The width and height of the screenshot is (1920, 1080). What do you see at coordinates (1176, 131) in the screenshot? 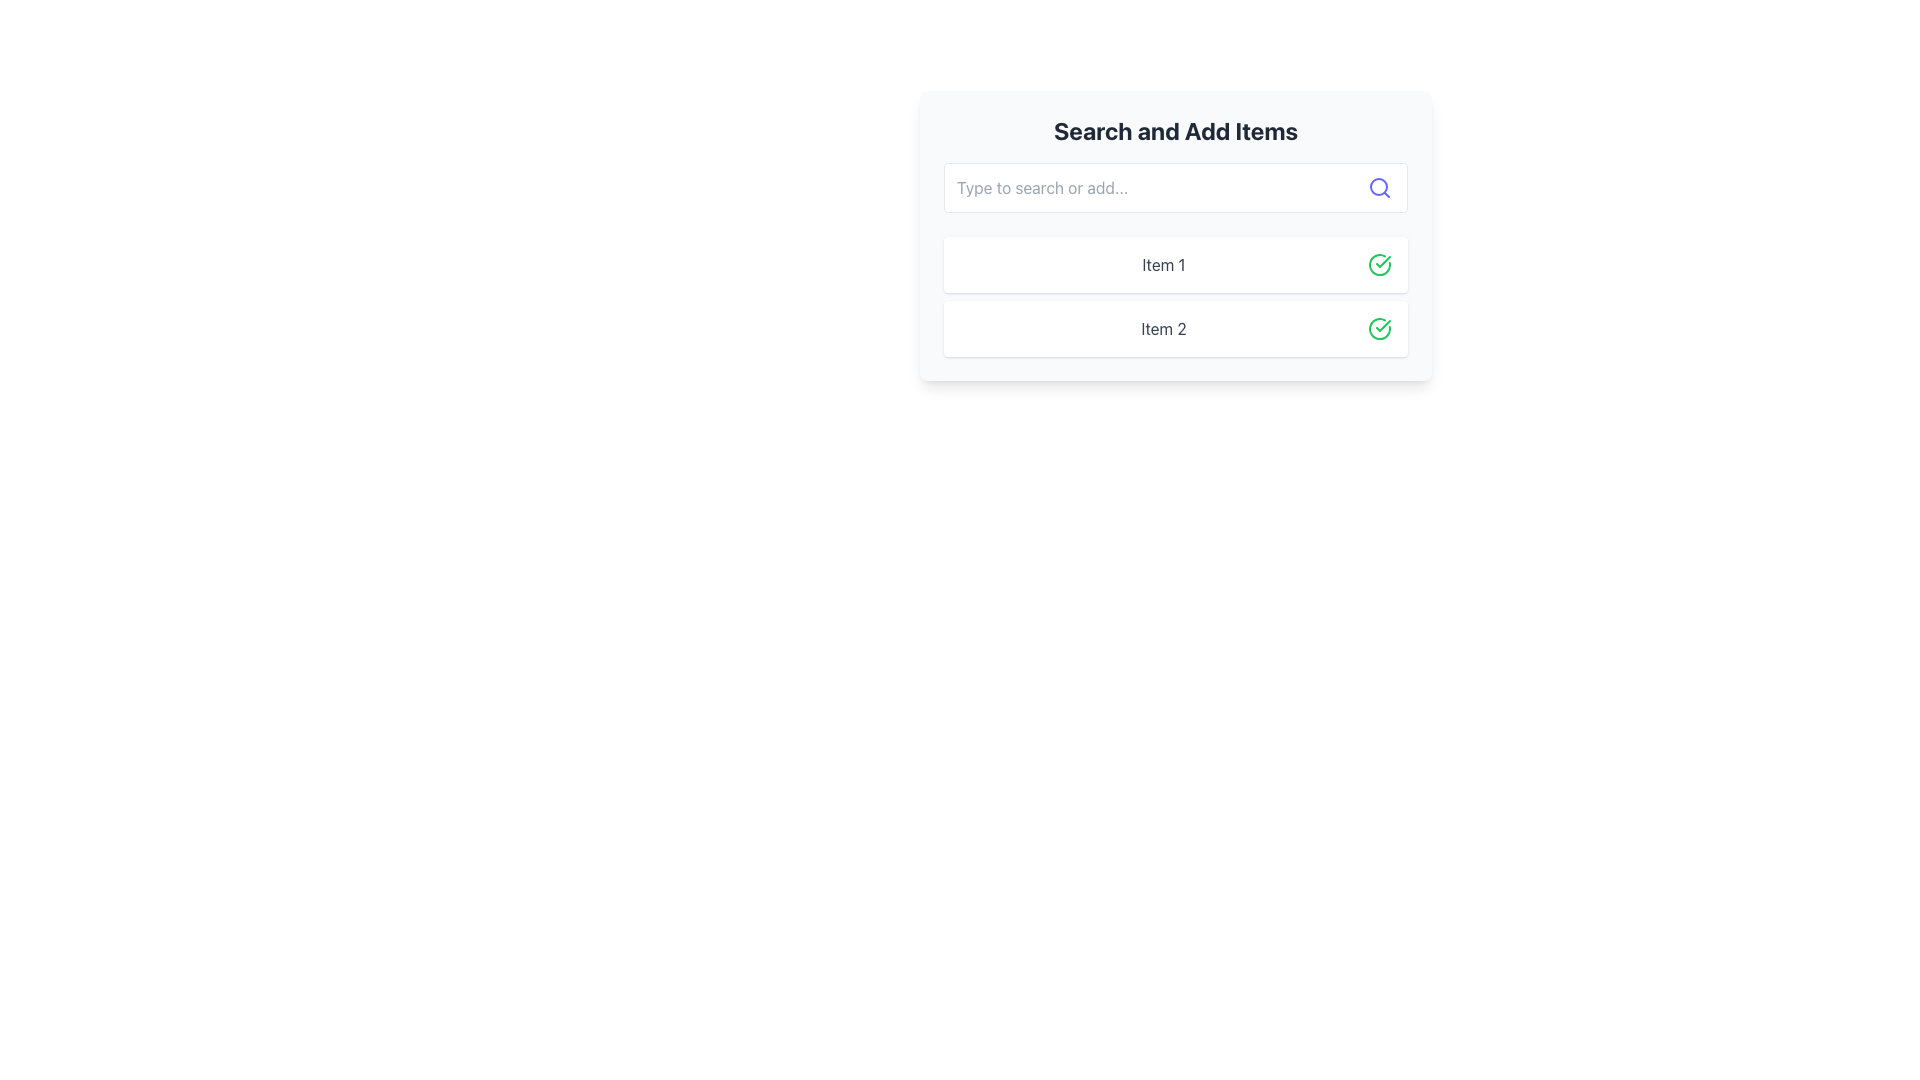
I see `the Heading at the top of the card interface, which serves as a title for the search or add items functionality` at bounding box center [1176, 131].